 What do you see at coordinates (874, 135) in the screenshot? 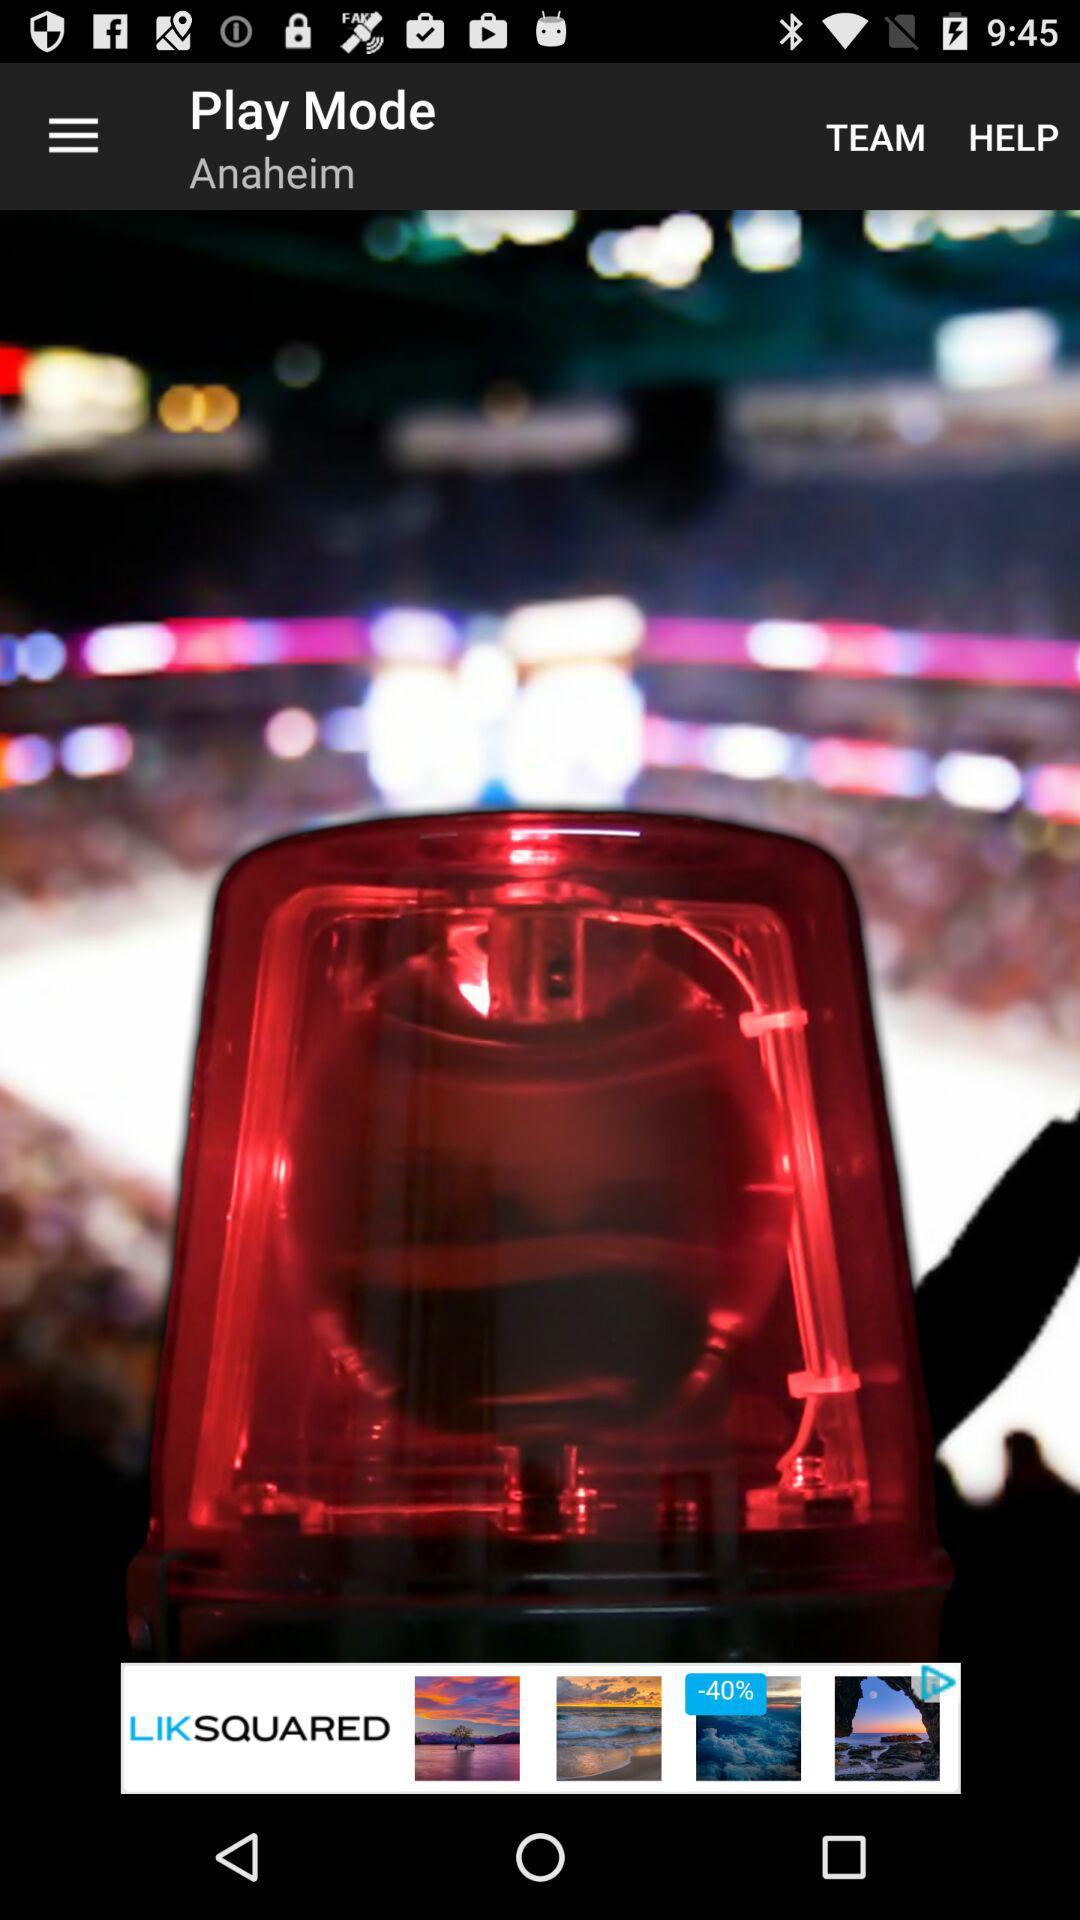
I see `team icon` at bounding box center [874, 135].